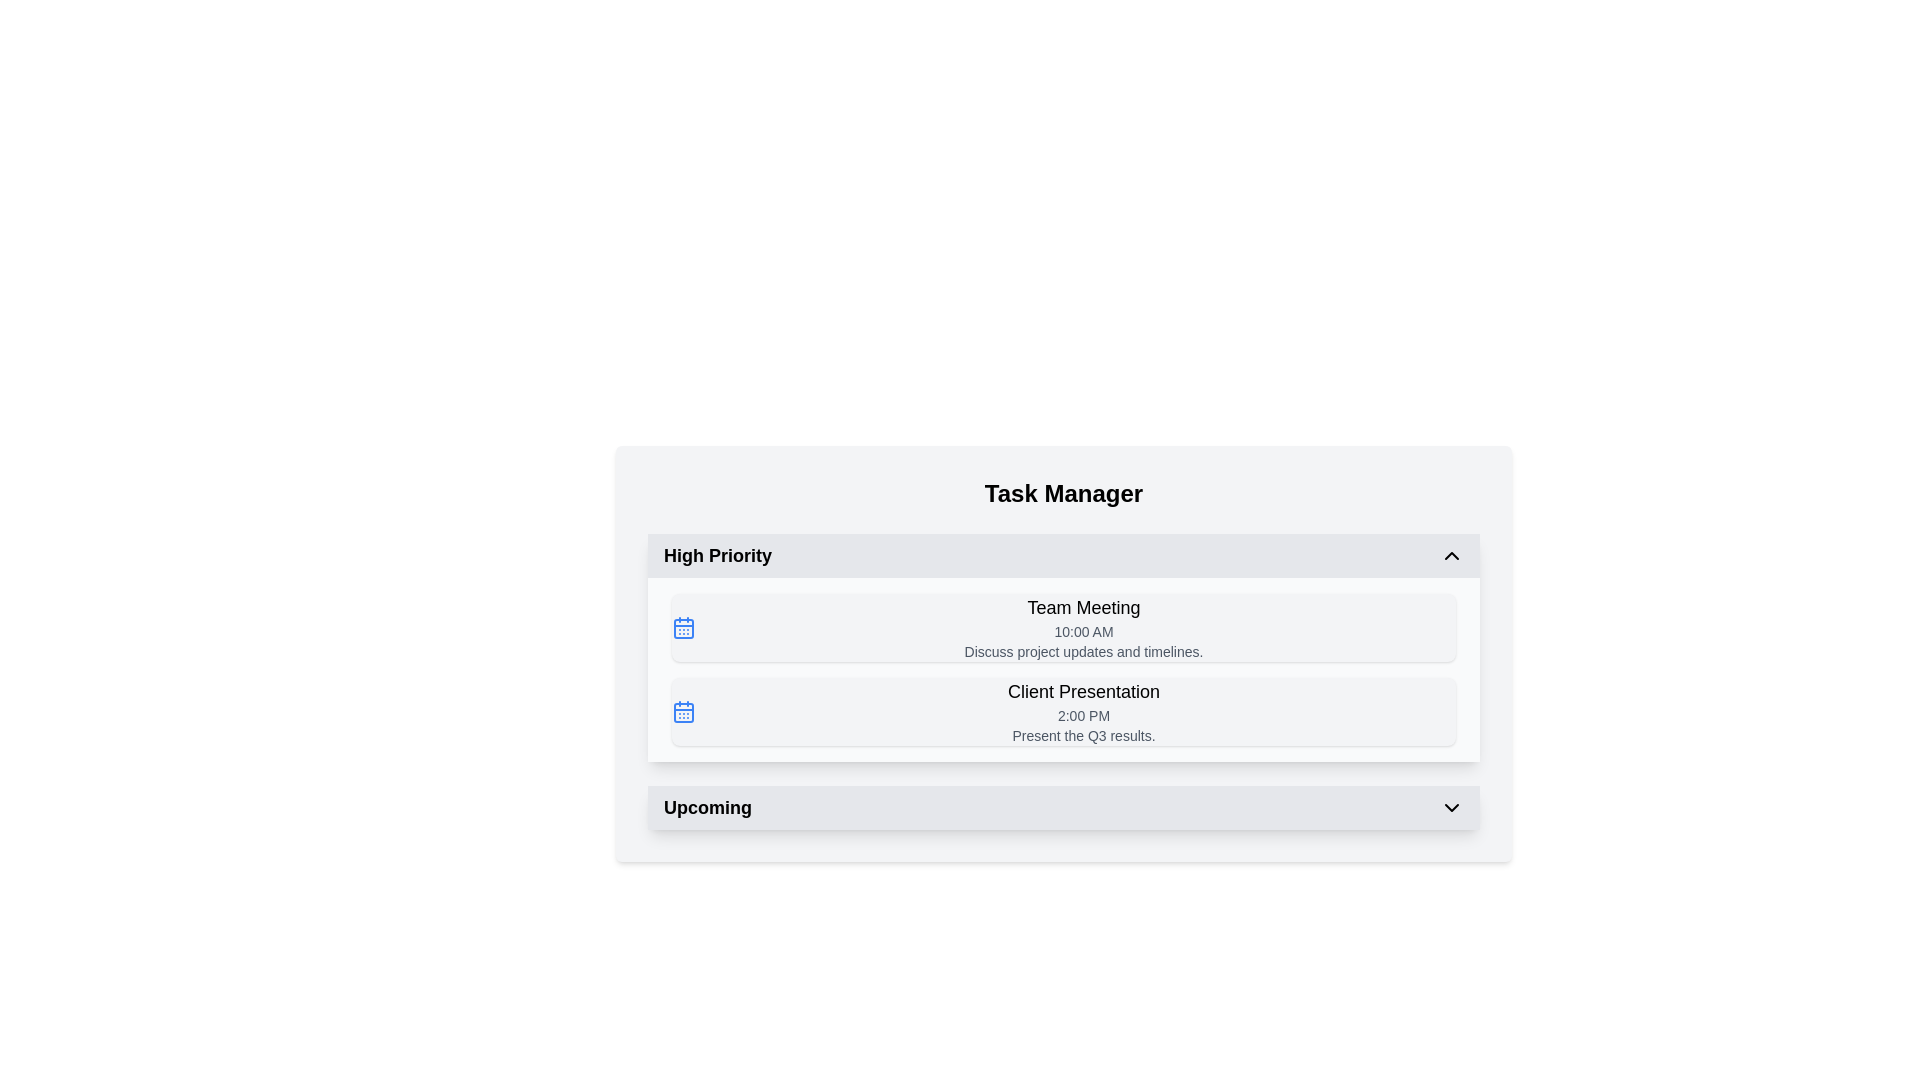  Describe the element at coordinates (1083, 632) in the screenshot. I see `the text displaying the time '10:00 AM', which is styled in gray and positioned below 'Team Meeting' within the 'High Priority' section of the task list` at that location.